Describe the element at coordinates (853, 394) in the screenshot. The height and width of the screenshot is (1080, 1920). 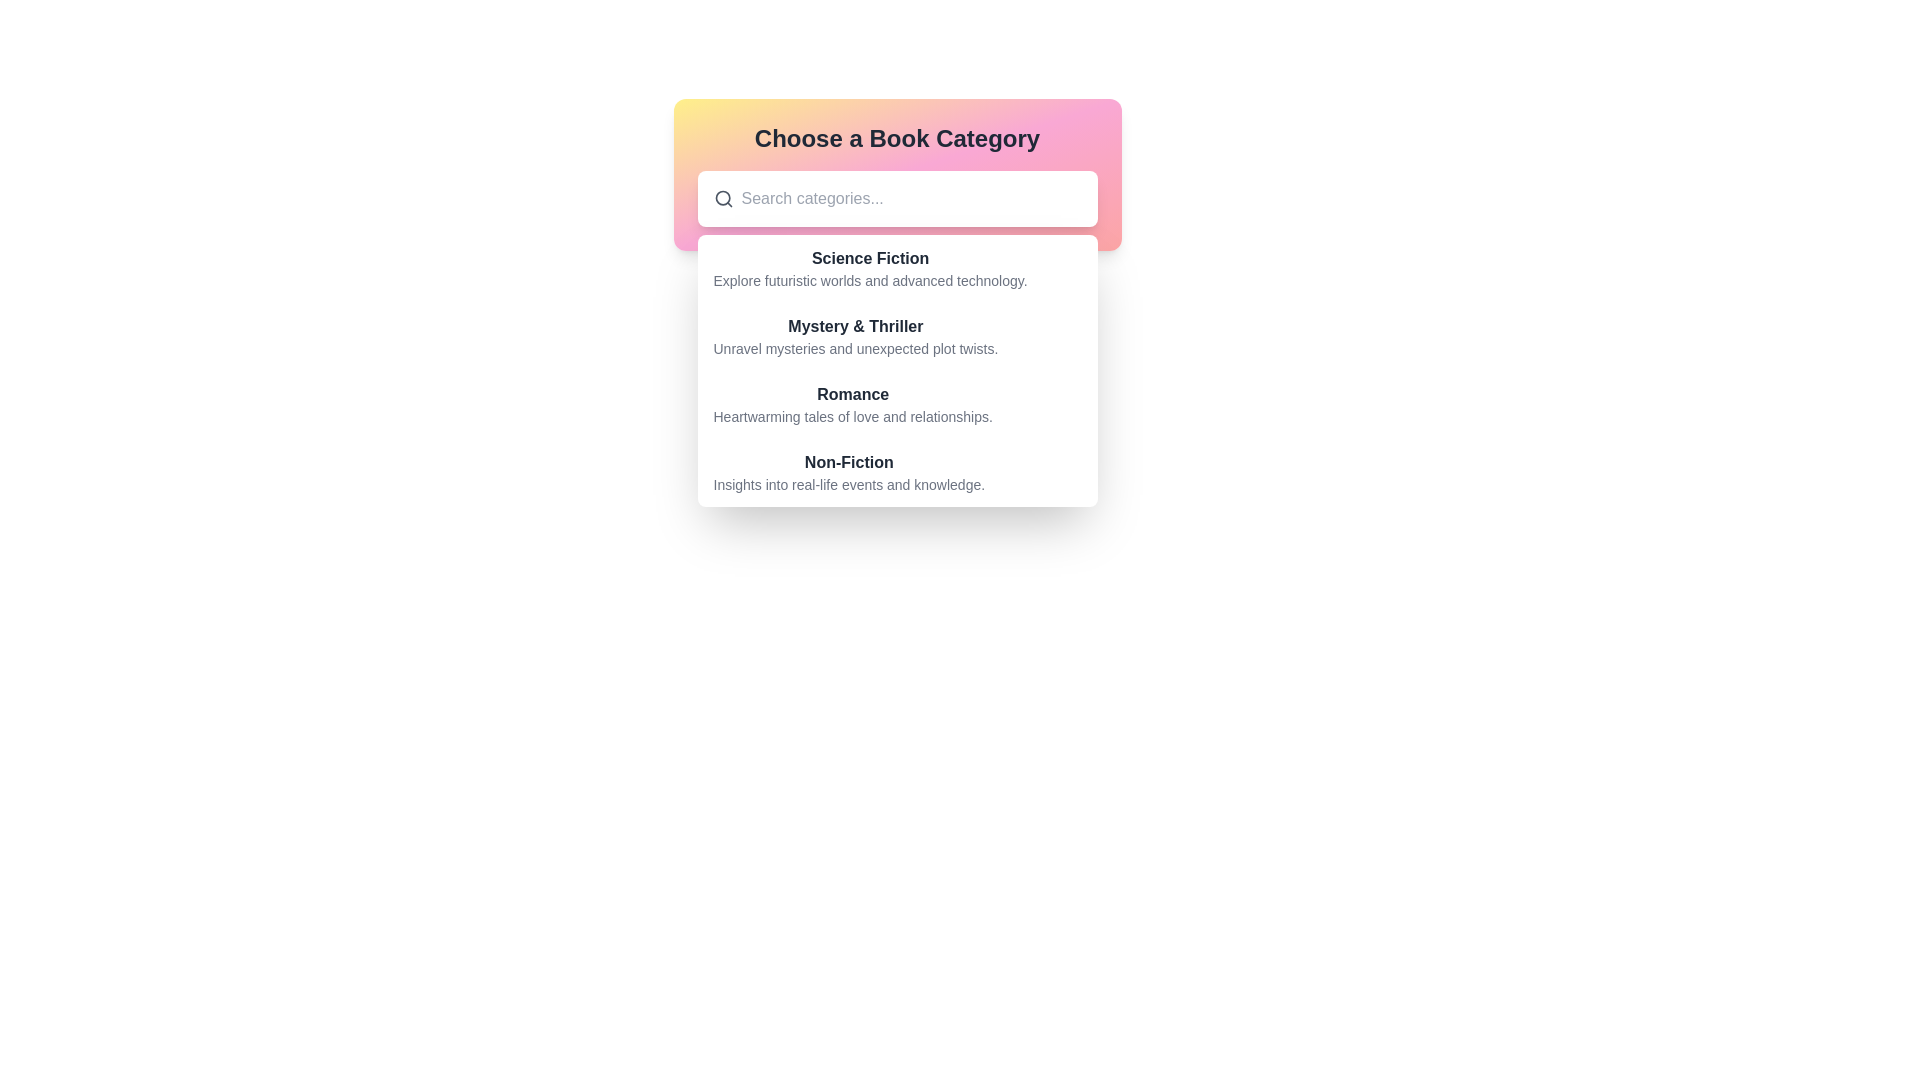
I see `the 'Romance' text label, which is displayed in bold, dark-colored font and is located between the 'Mystery & Thriller' and 'Non-Fiction' categories in the book genres section` at that location.